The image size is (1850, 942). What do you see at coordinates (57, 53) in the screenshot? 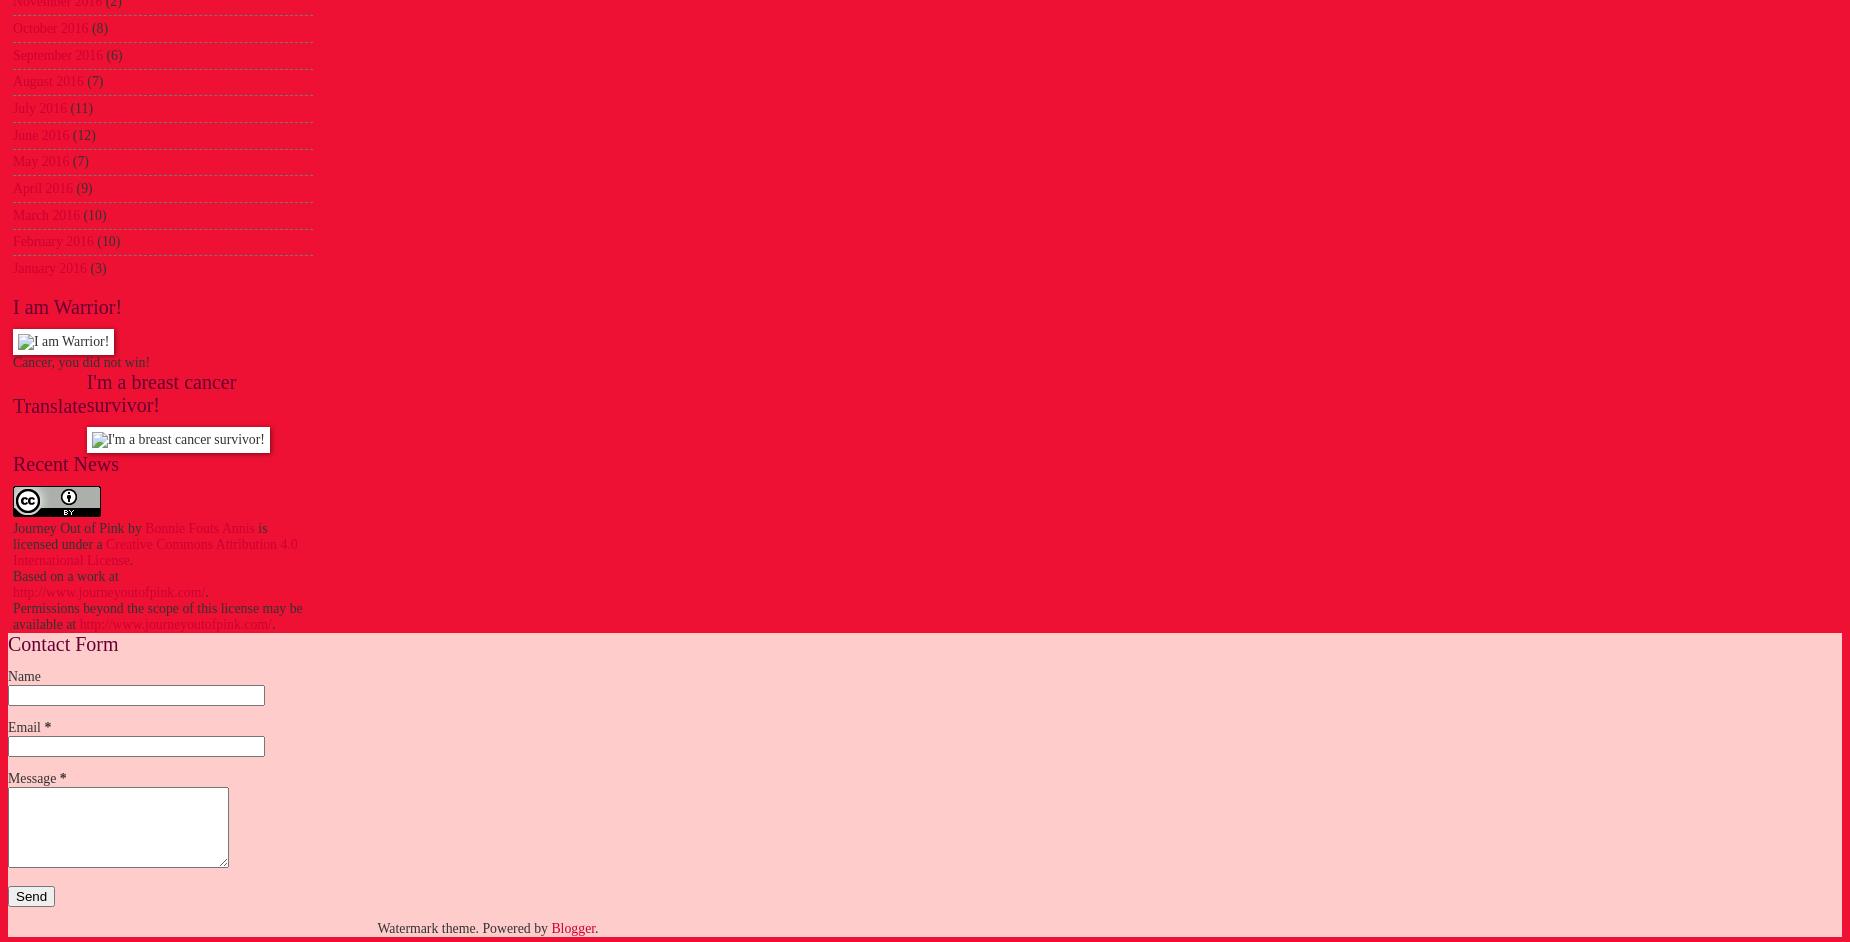
I see `'September 2016'` at bounding box center [57, 53].